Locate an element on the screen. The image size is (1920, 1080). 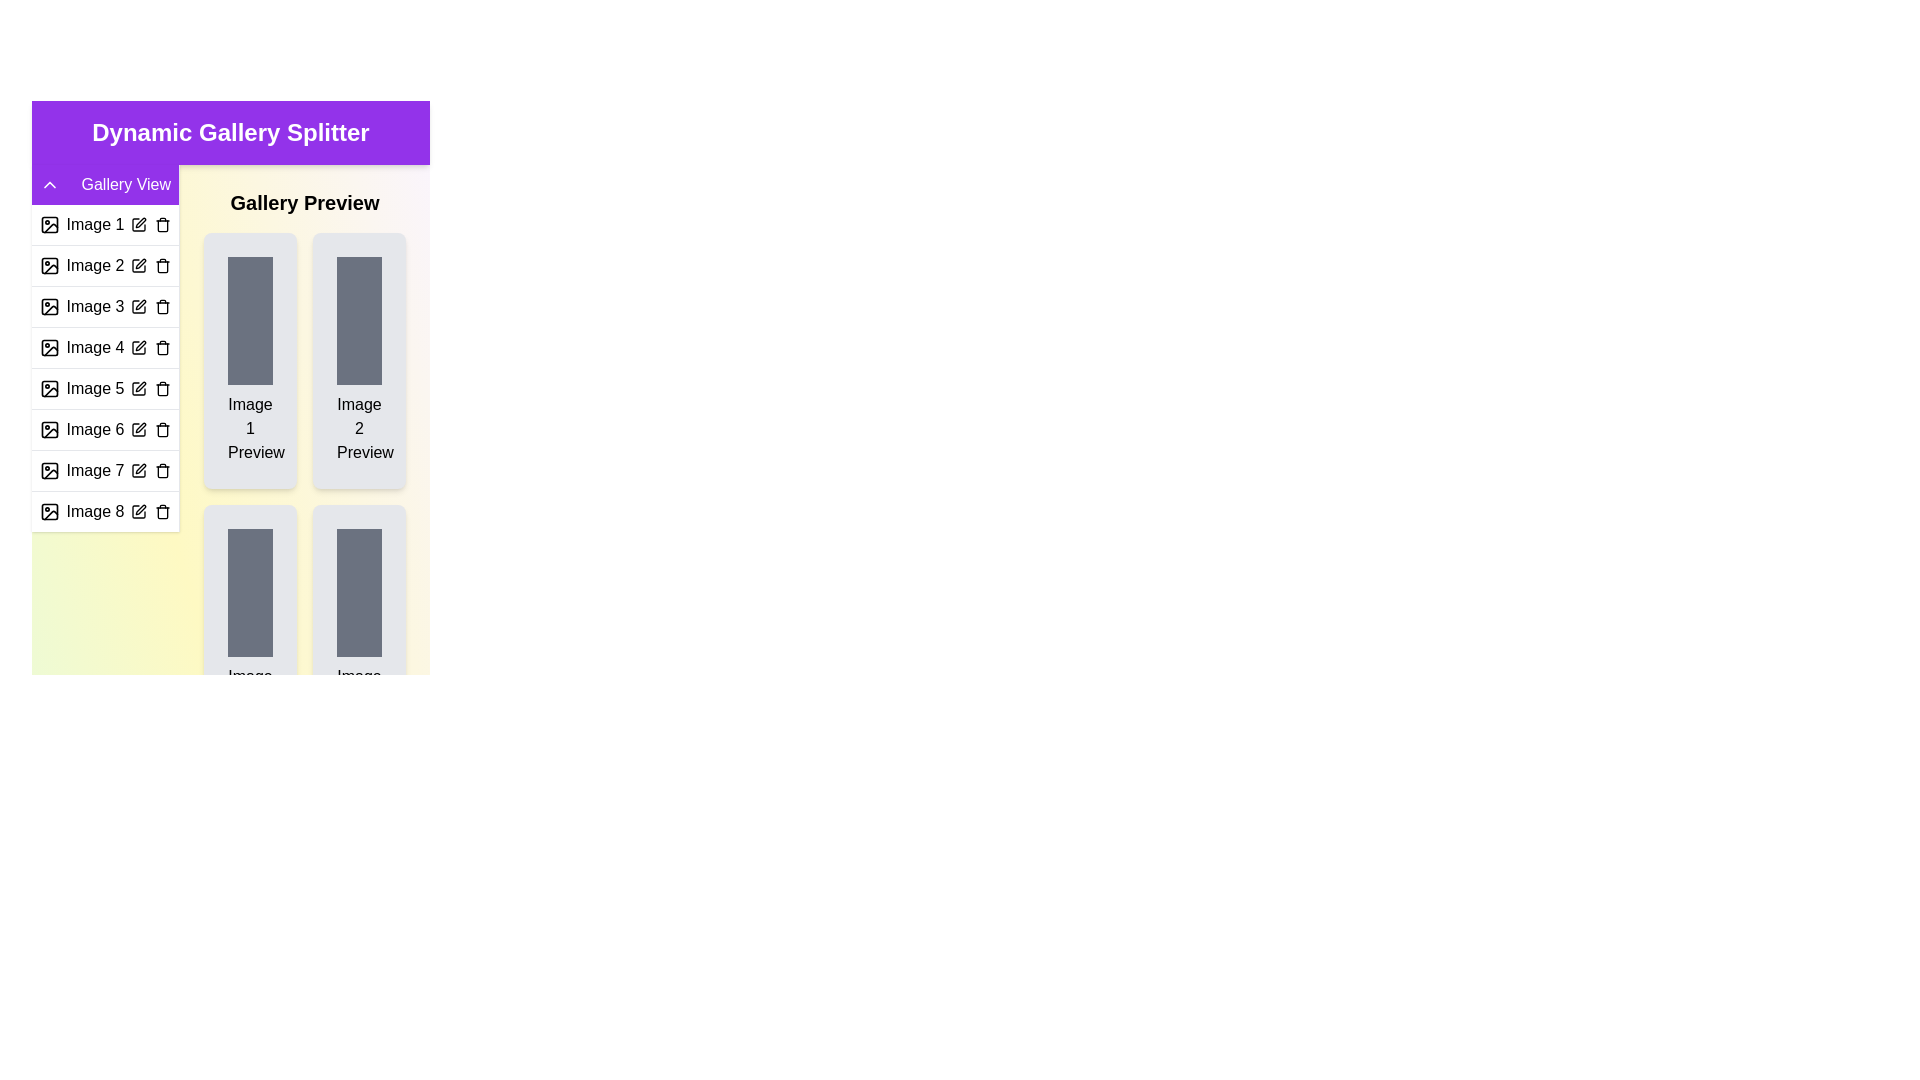
the leftmost icon in the row for 'Image 5' in the 'Gallery View' section is located at coordinates (49, 389).